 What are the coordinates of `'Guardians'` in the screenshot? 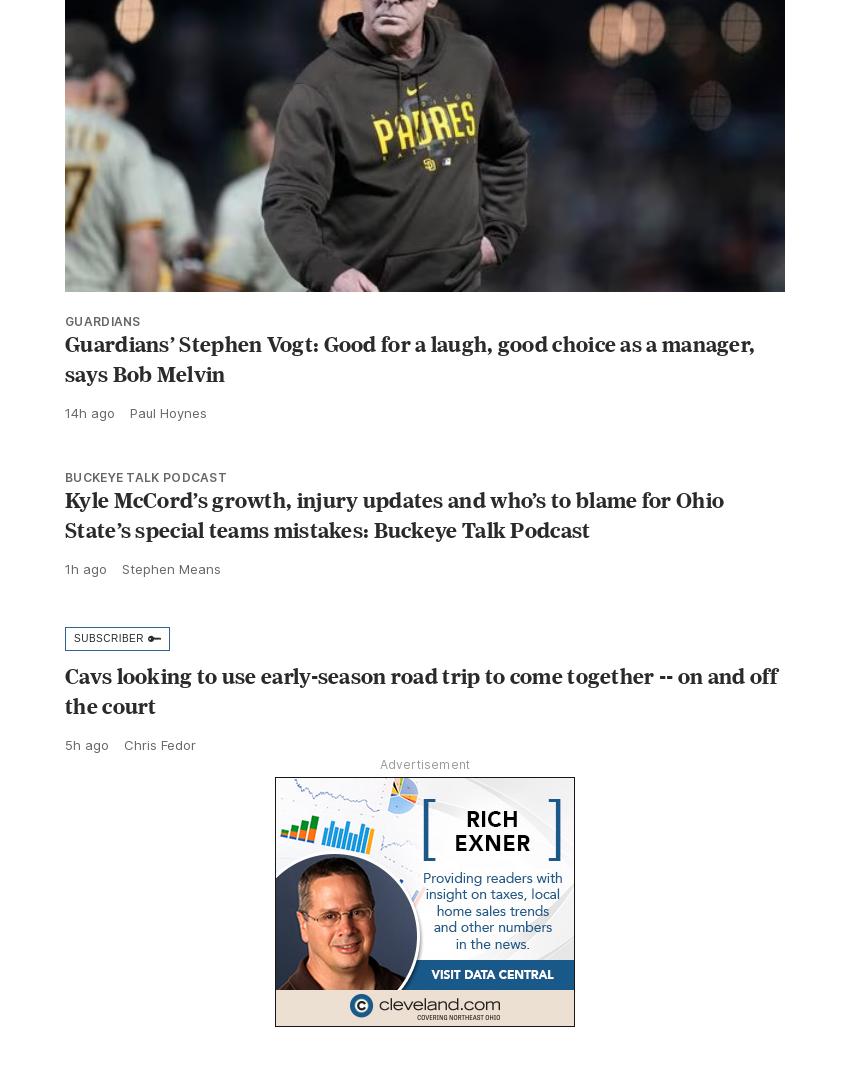 It's located at (101, 364).